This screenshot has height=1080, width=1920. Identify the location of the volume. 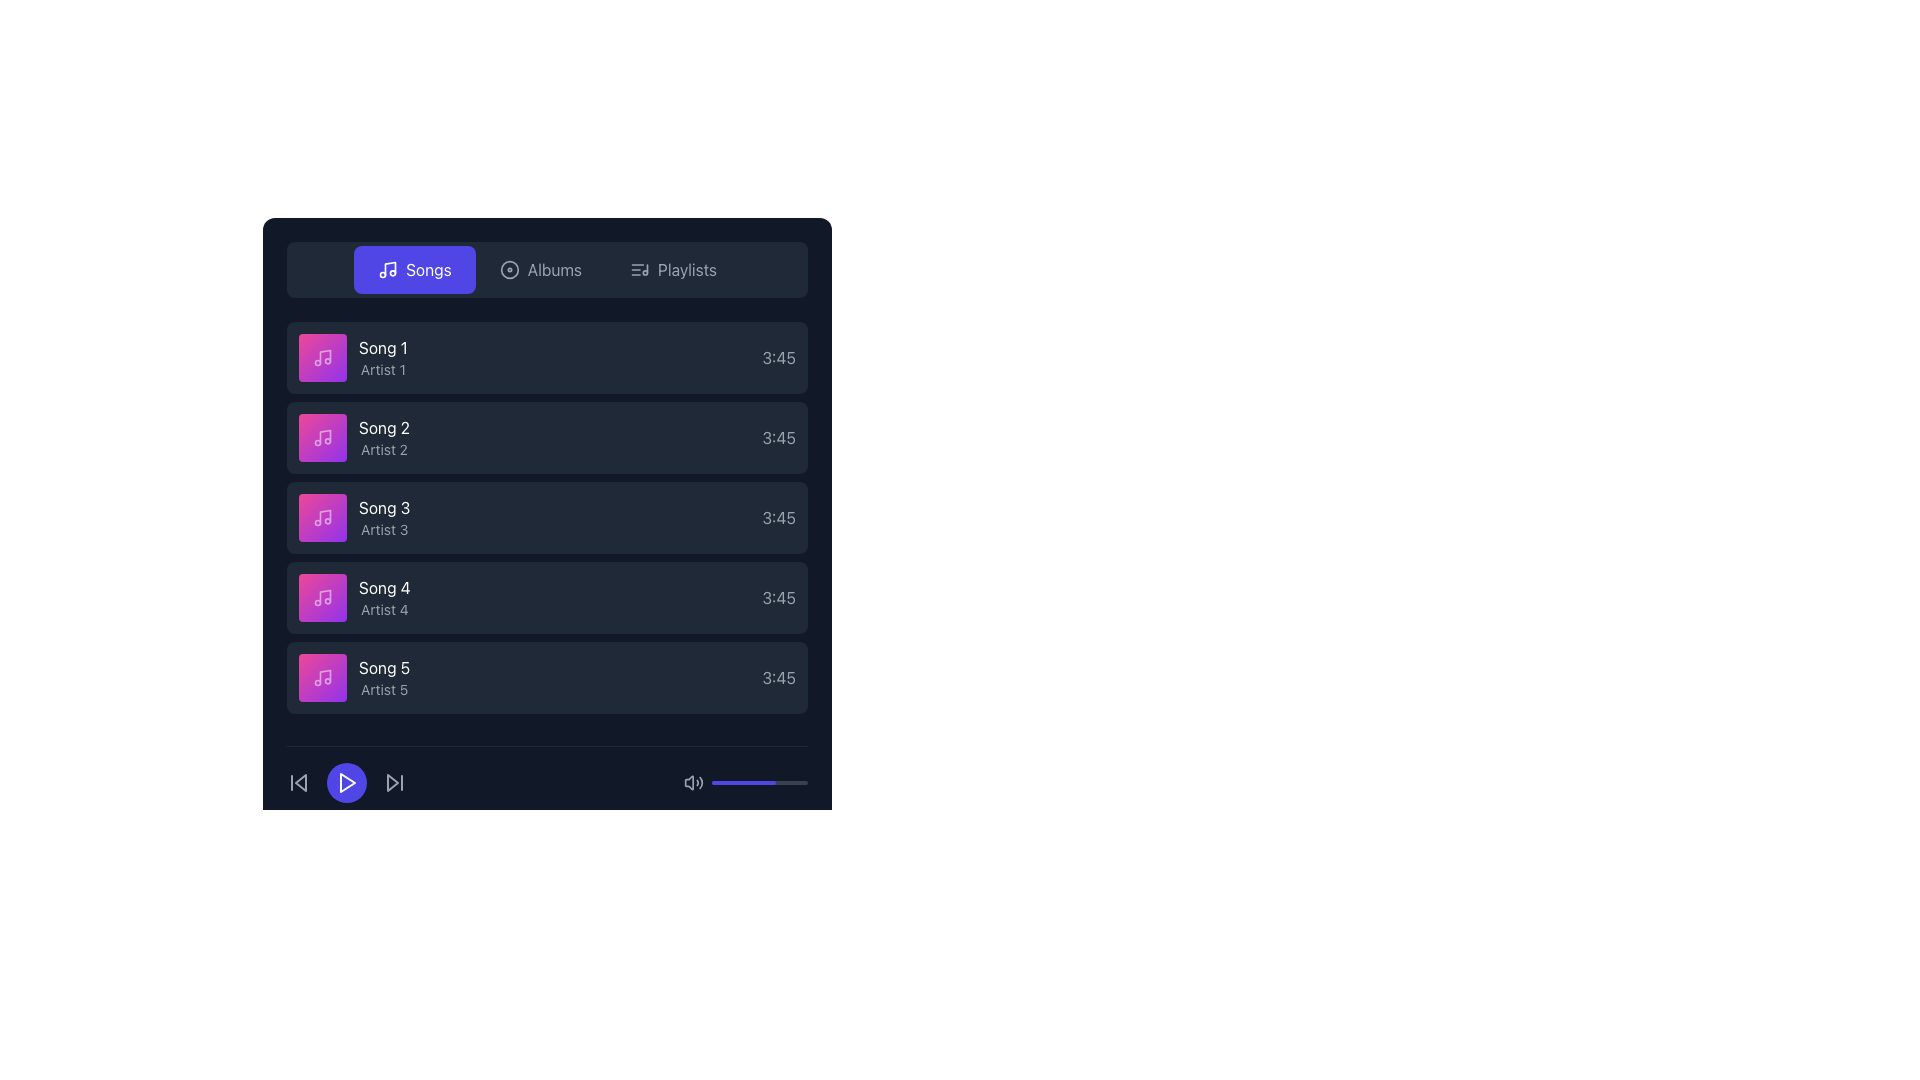
(760, 782).